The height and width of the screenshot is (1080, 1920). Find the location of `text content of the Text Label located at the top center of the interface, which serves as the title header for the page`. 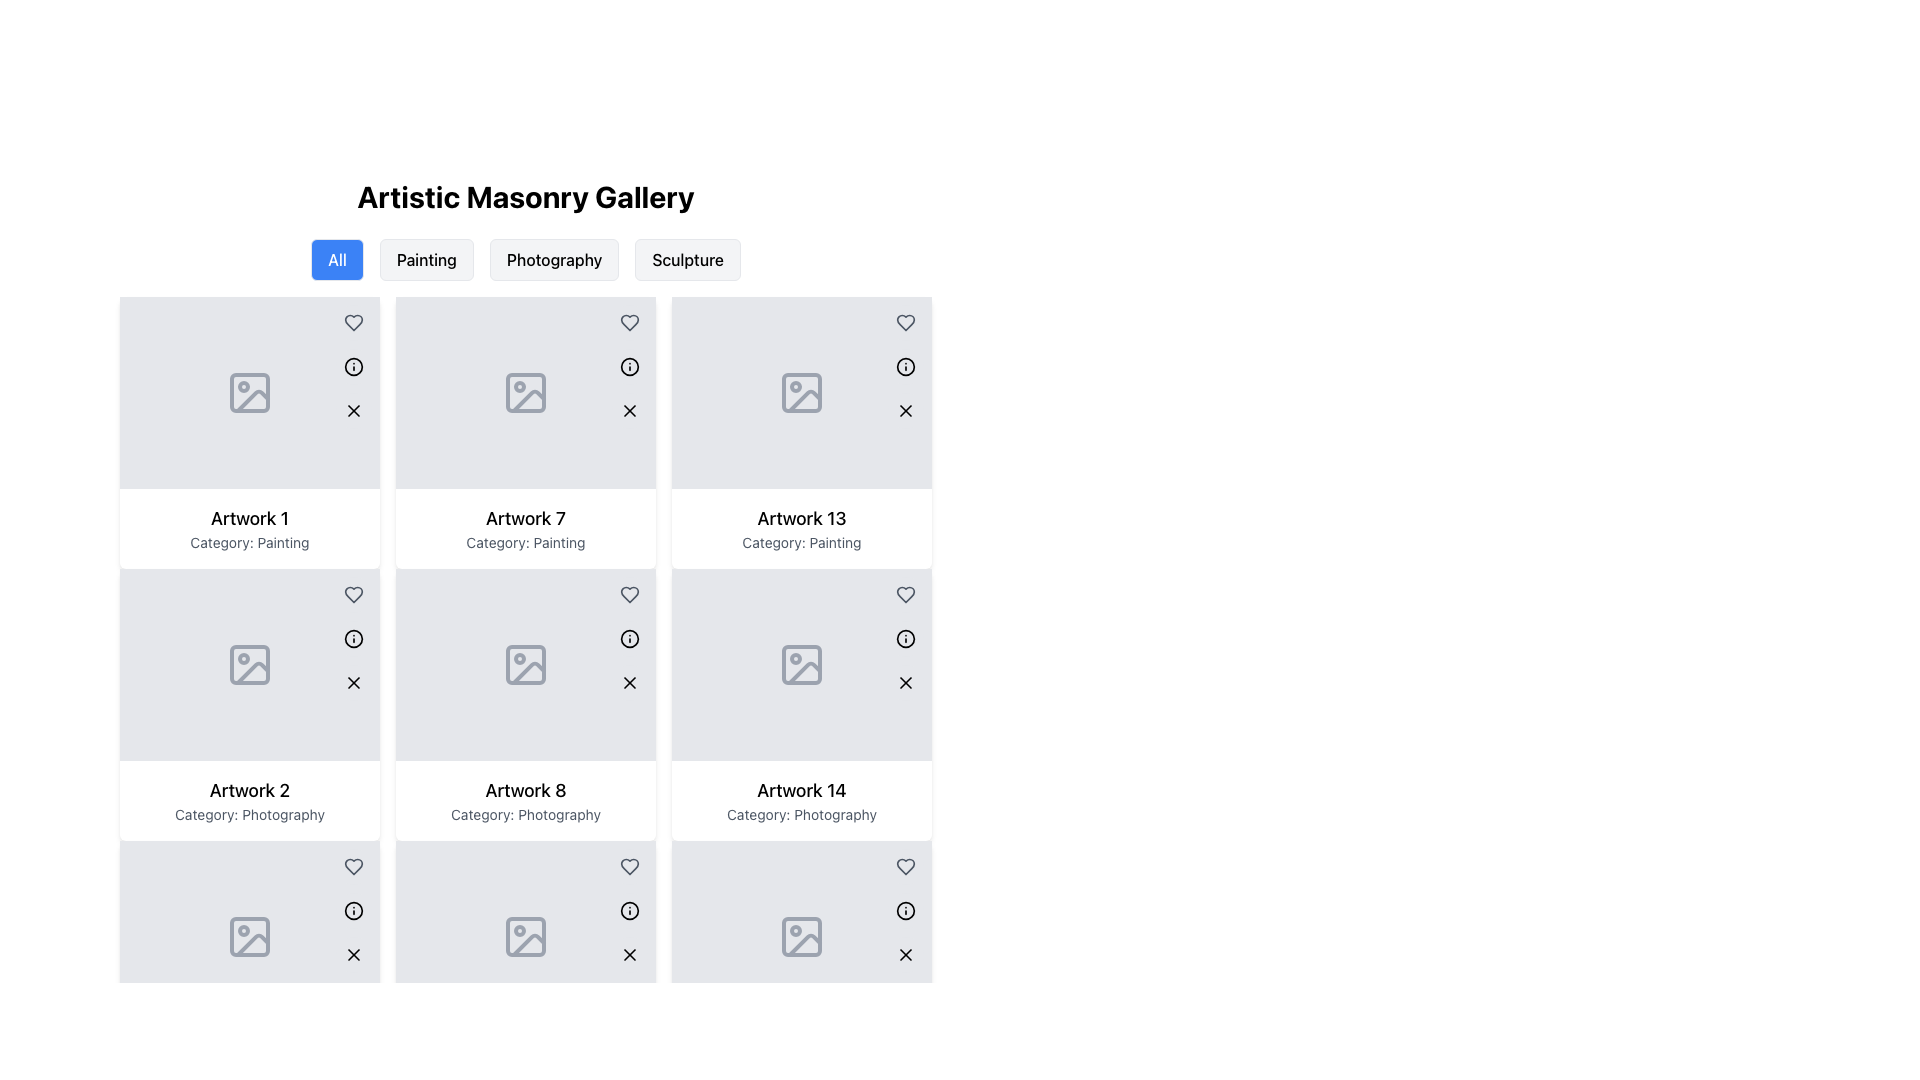

text content of the Text Label located at the top center of the interface, which serves as the title header for the page is located at coordinates (526, 196).